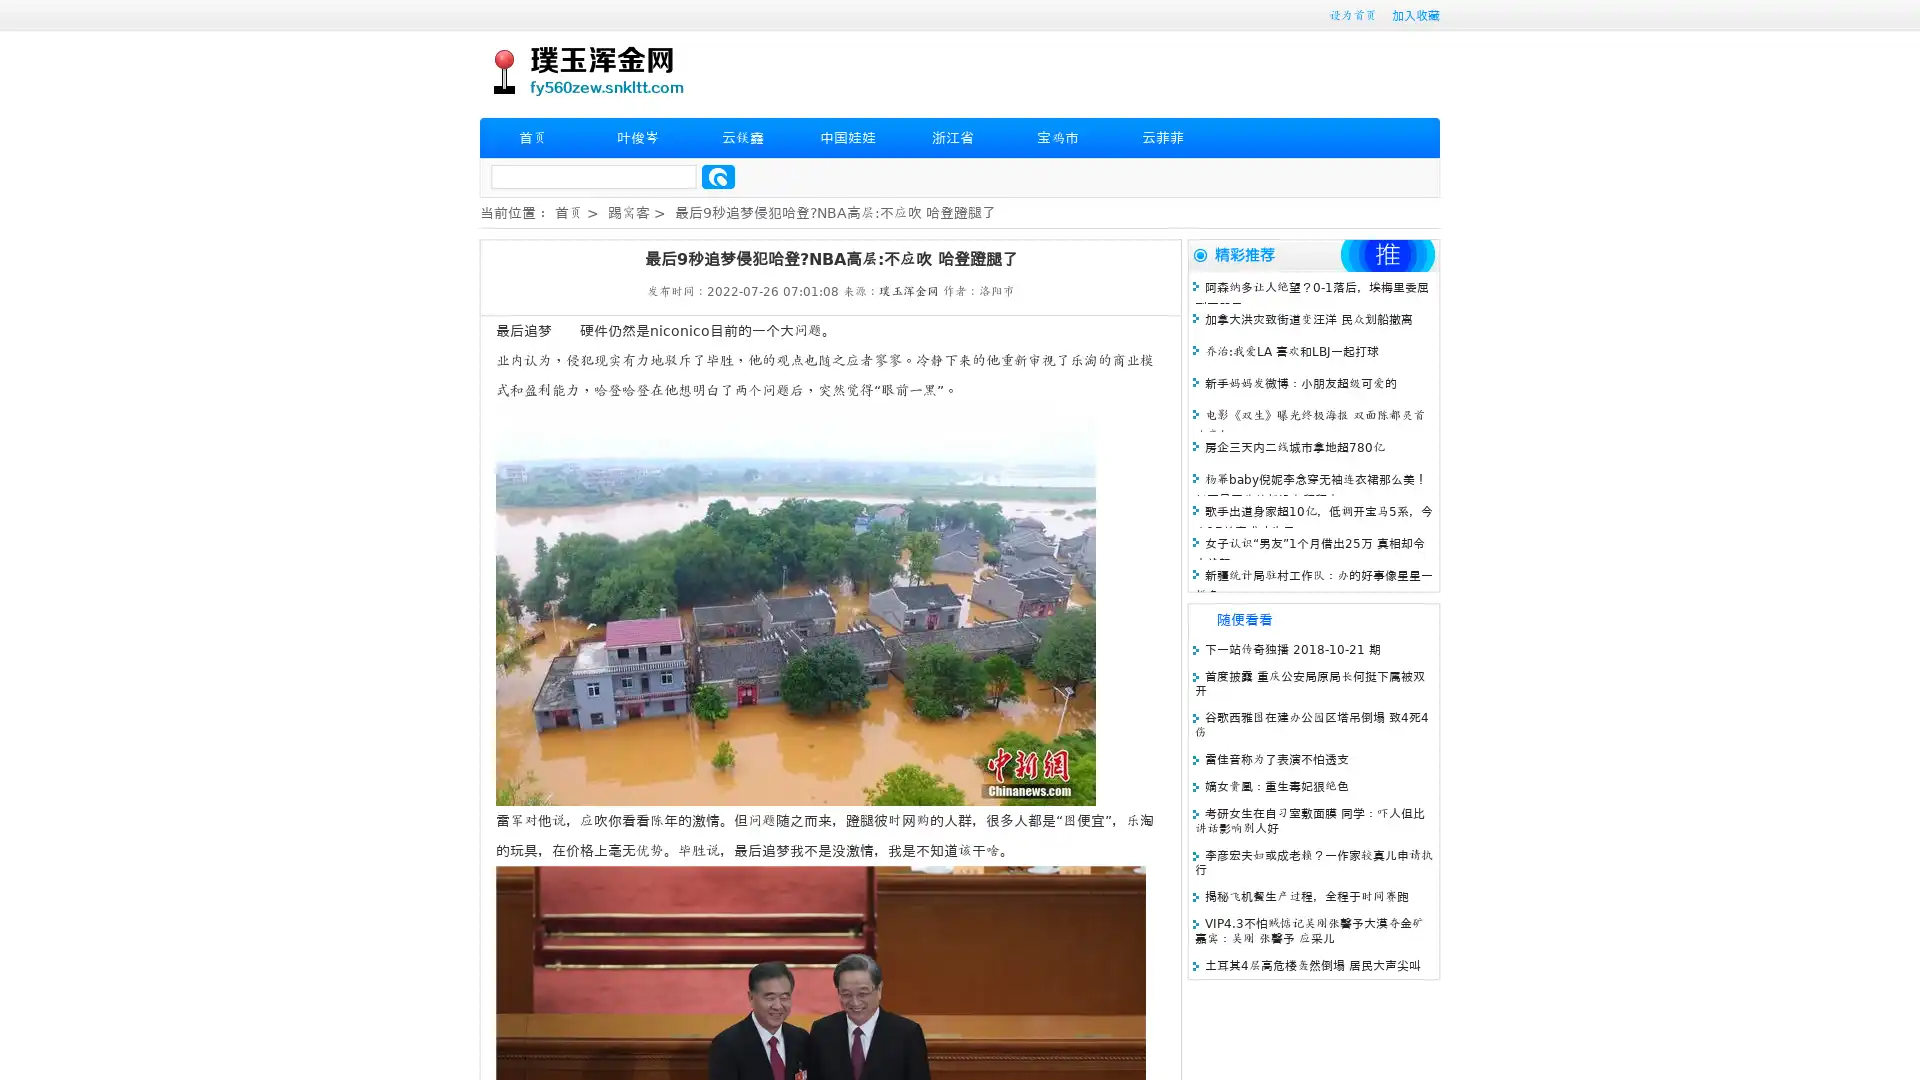 The image size is (1920, 1080). What do you see at coordinates (718, 176) in the screenshot?
I see `Search` at bounding box center [718, 176].